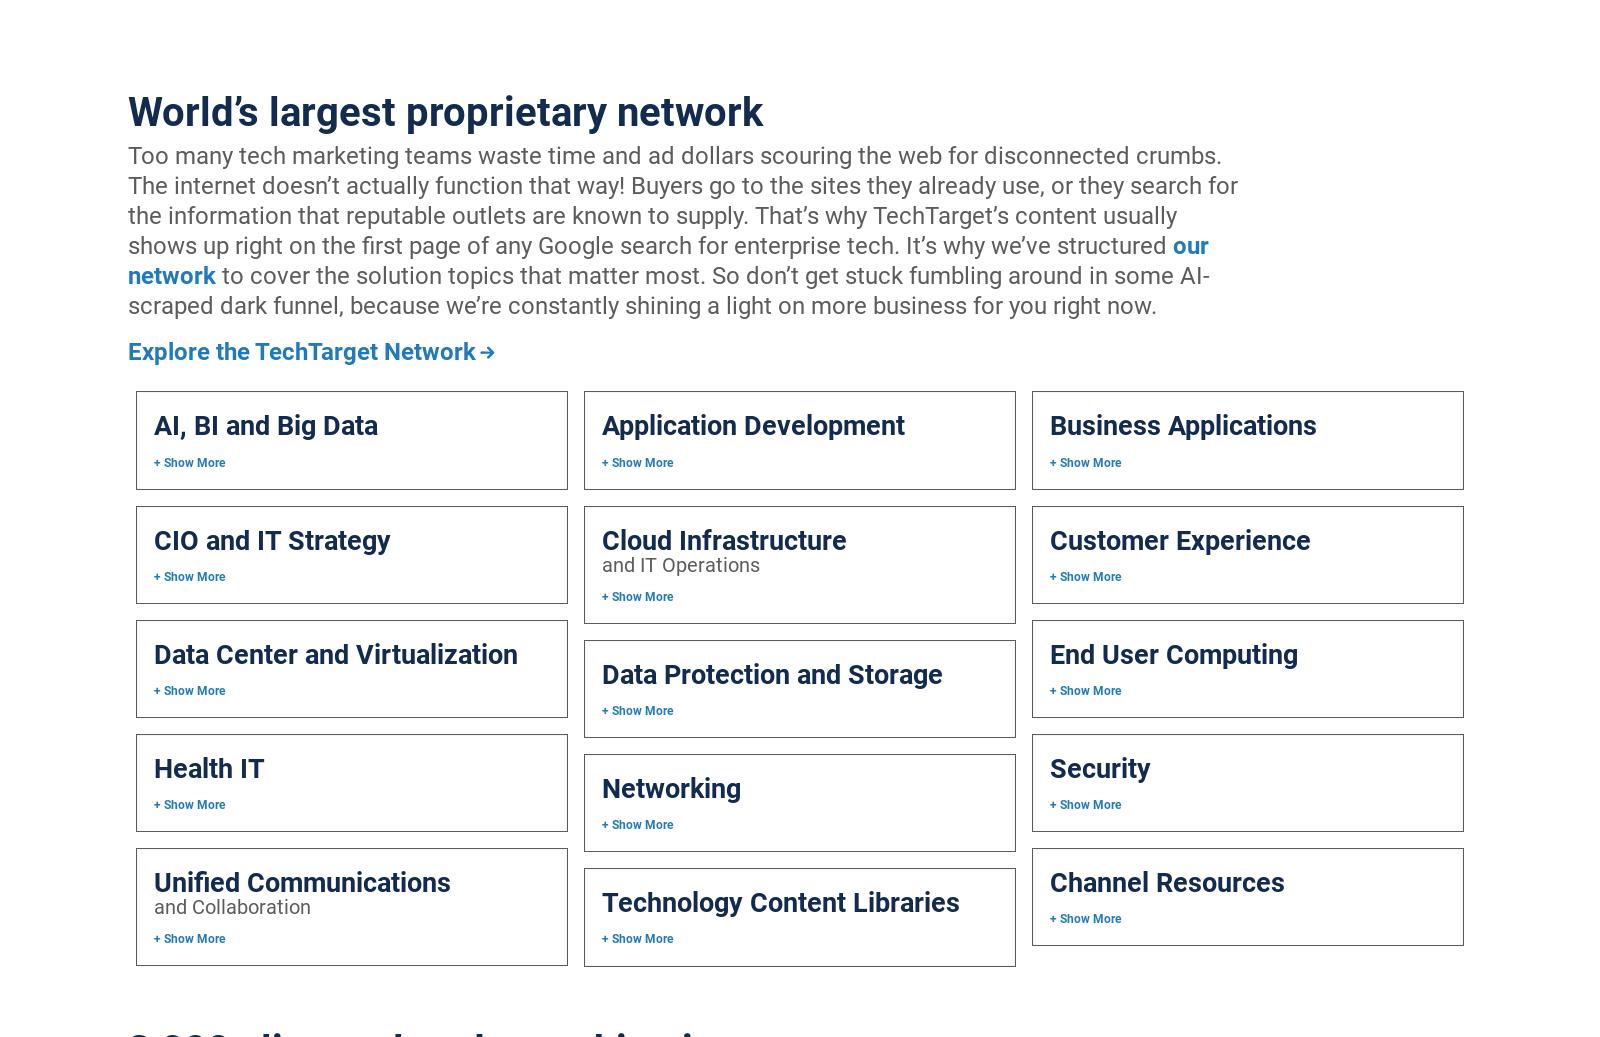 This screenshot has width=1600, height=1037. Describe the element at coordinates (771, 674) in the screenshot. I see `'Data Protection and Storage'` at that location.